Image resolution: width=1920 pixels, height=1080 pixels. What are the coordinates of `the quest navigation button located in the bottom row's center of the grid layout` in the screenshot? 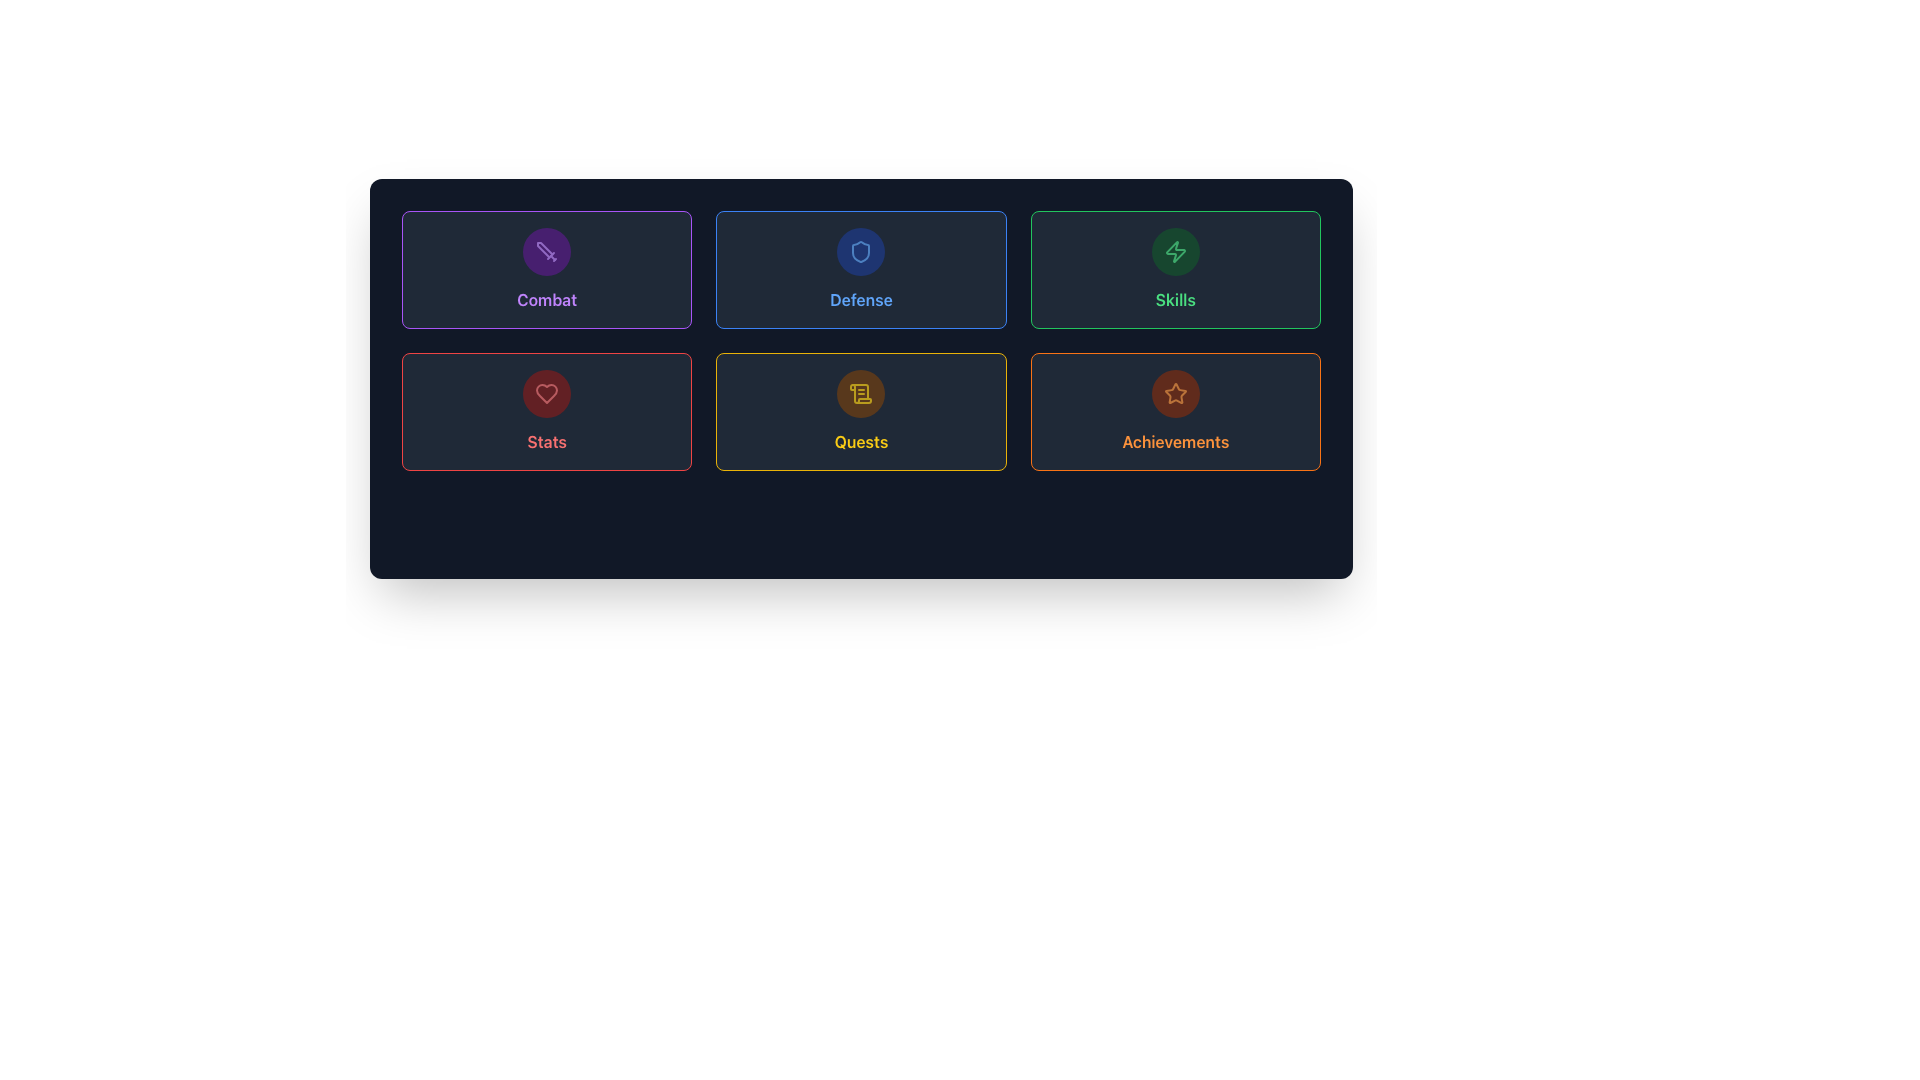 It's located at (861, 411).